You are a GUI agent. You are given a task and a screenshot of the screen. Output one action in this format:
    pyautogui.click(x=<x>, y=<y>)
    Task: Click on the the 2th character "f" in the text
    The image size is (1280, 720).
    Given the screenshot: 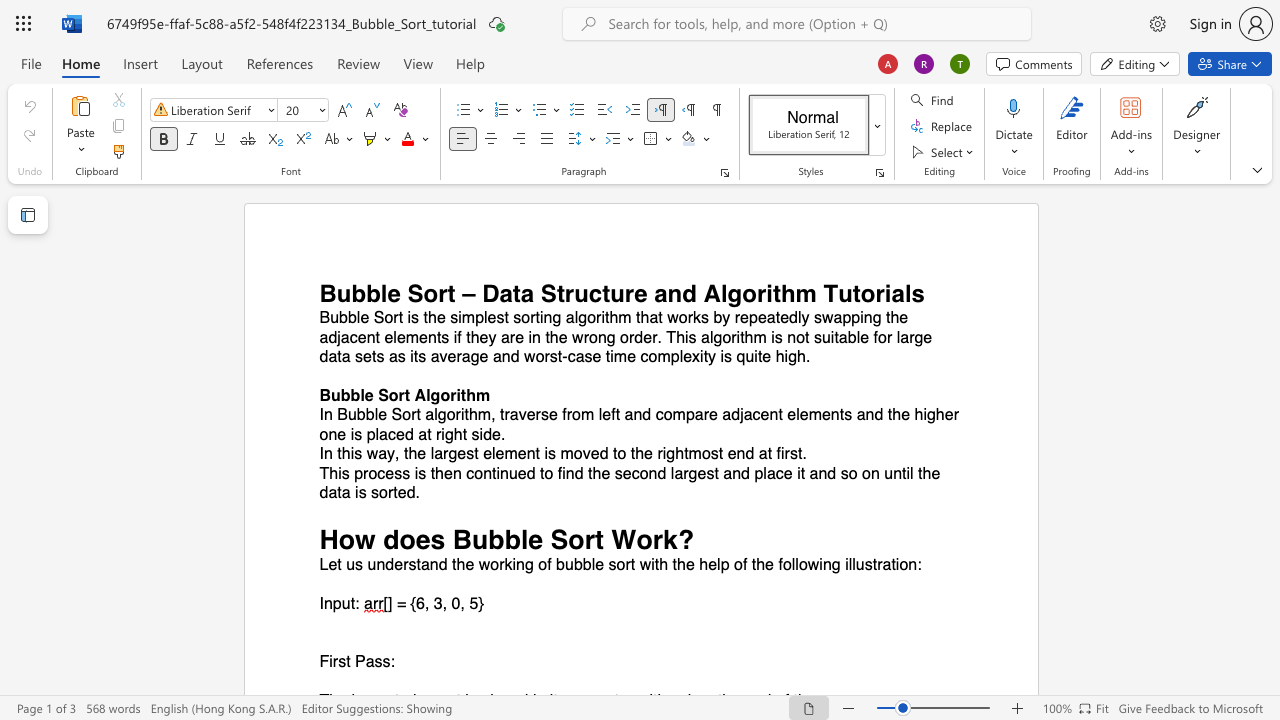 What is the action you would take?
    pyautogui.click(x=744, y=565)
    